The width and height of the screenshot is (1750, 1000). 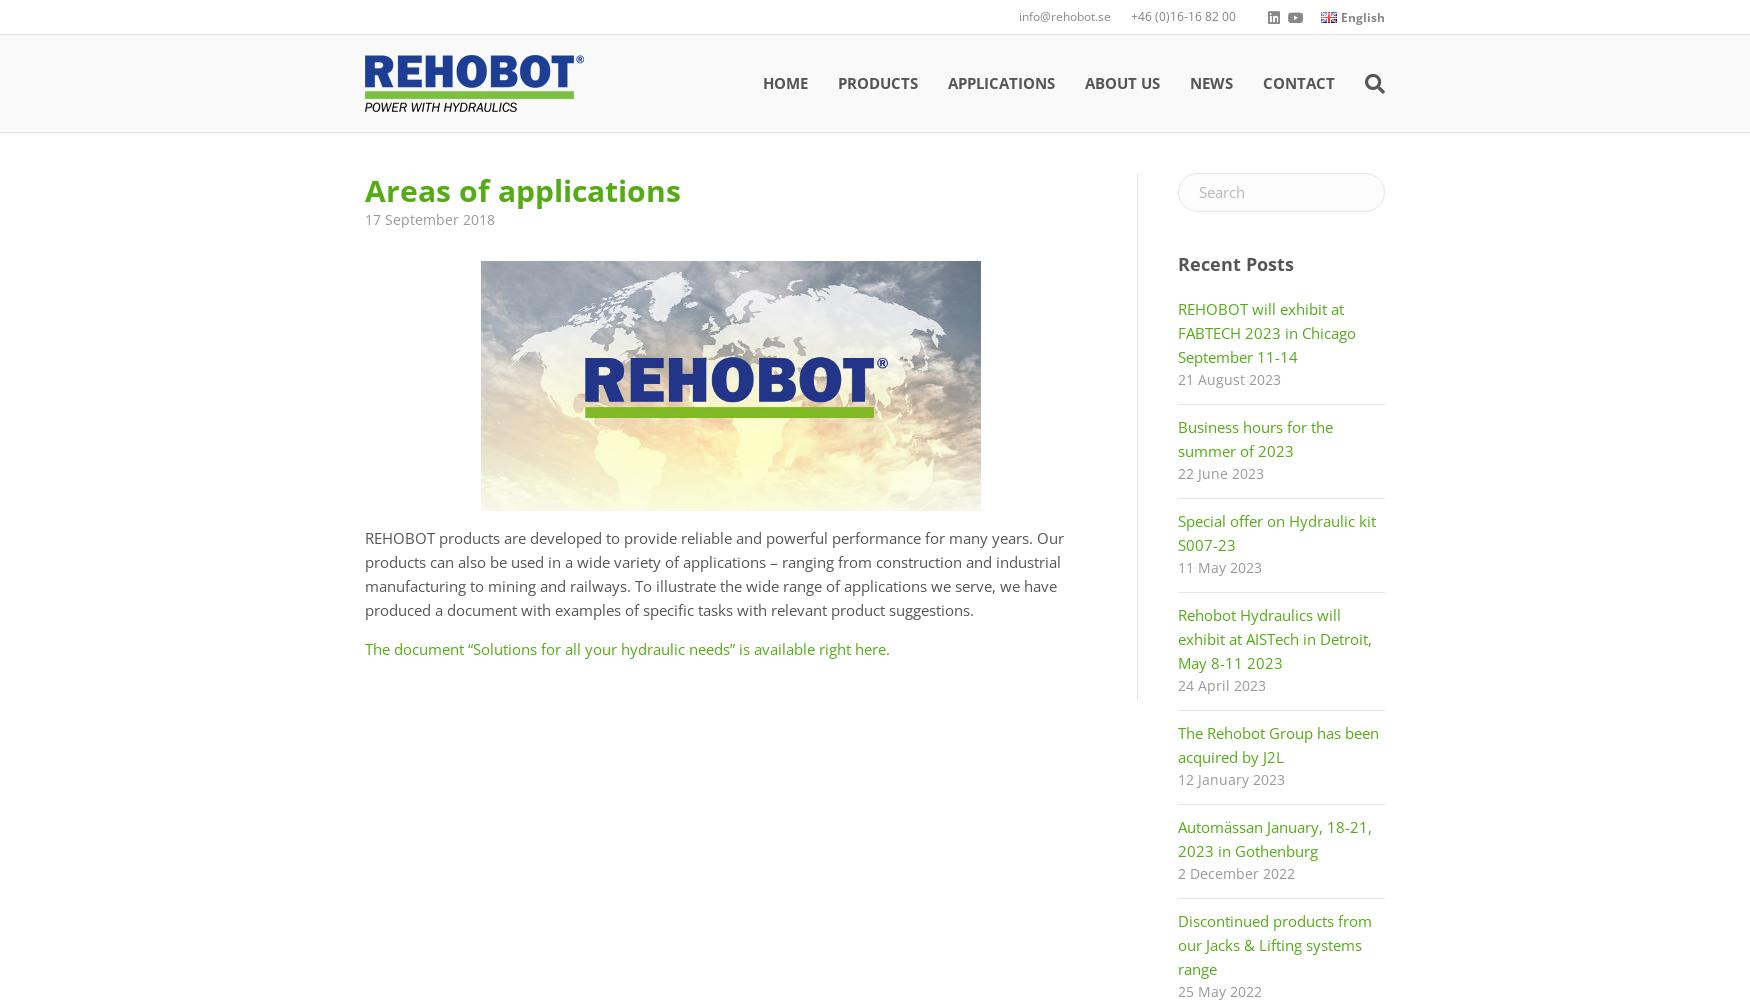 I want to click on 'info@rehobot.se', so click(x=1065, y=16).